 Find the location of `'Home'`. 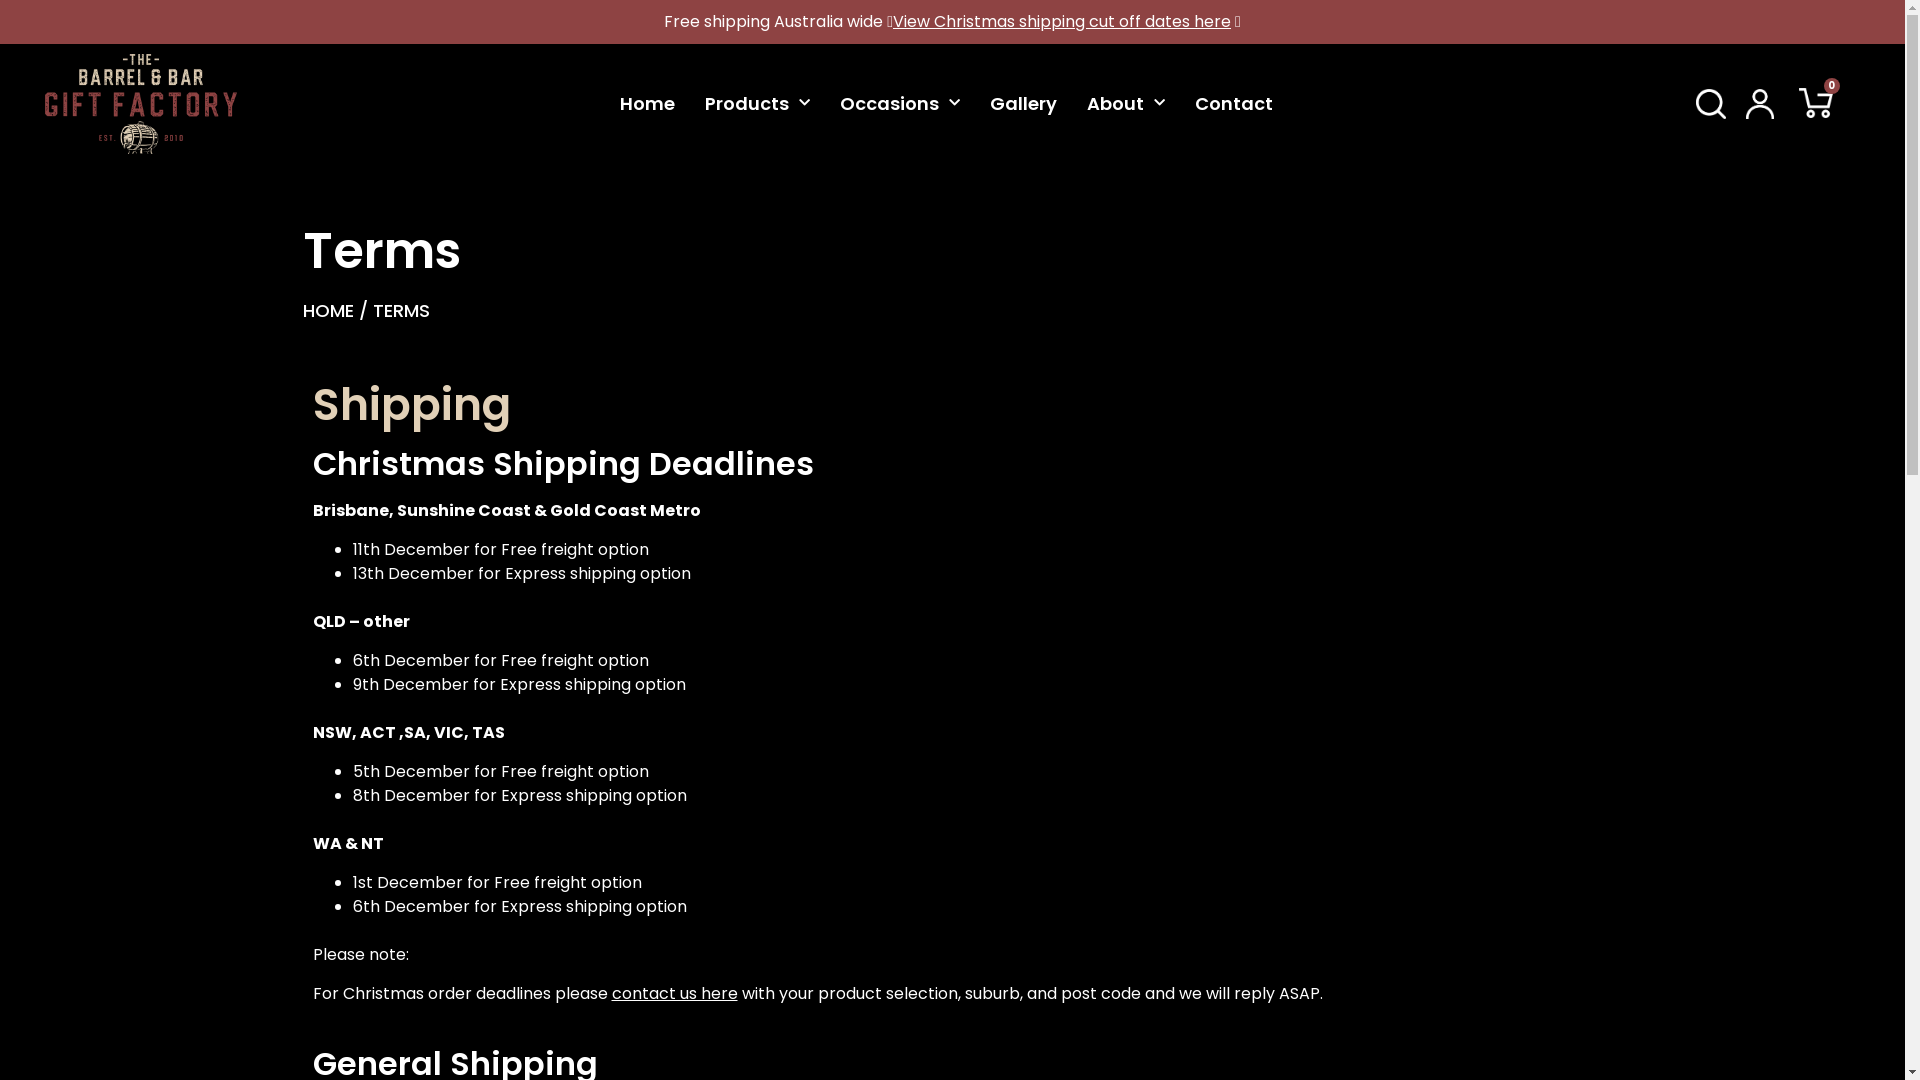

'Home' is located at coordinates (647, 104).